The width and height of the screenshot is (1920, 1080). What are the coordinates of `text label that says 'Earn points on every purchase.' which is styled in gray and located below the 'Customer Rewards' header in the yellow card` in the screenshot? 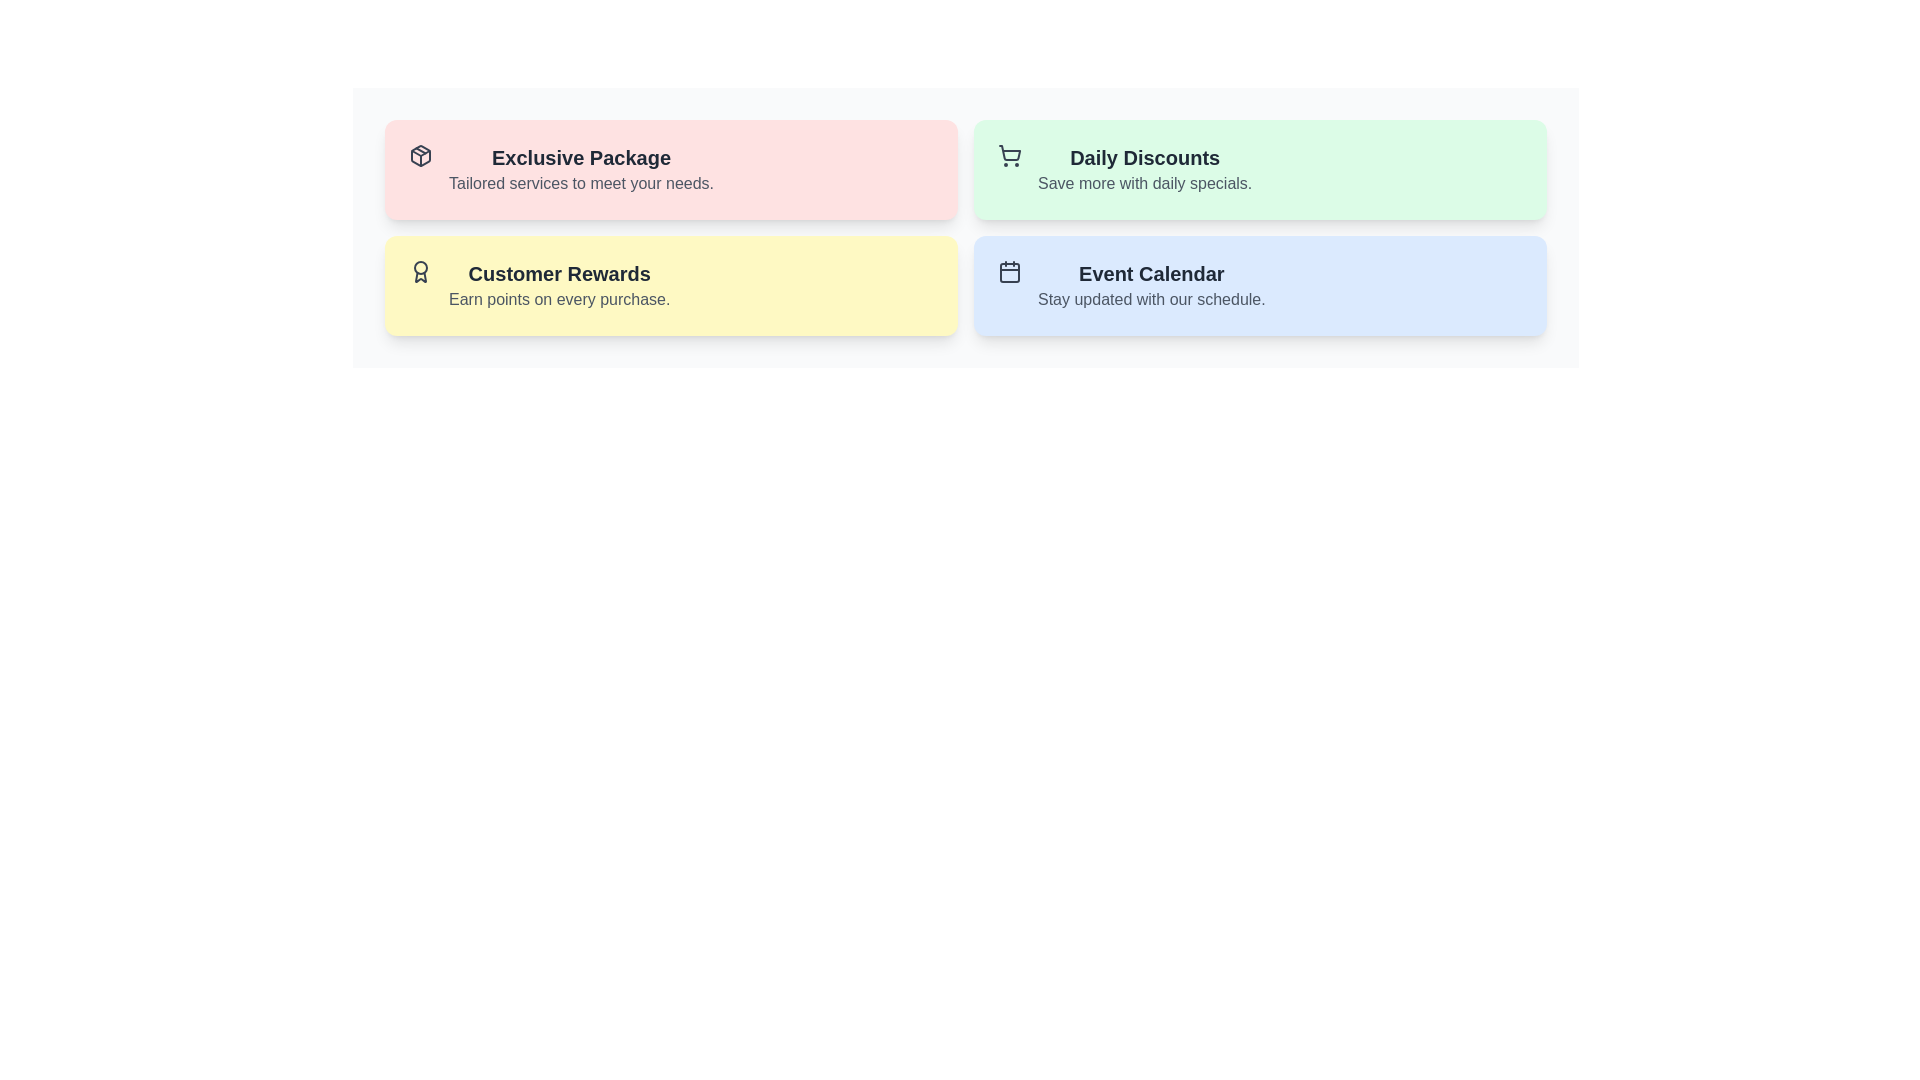 It's located at (559, 300).